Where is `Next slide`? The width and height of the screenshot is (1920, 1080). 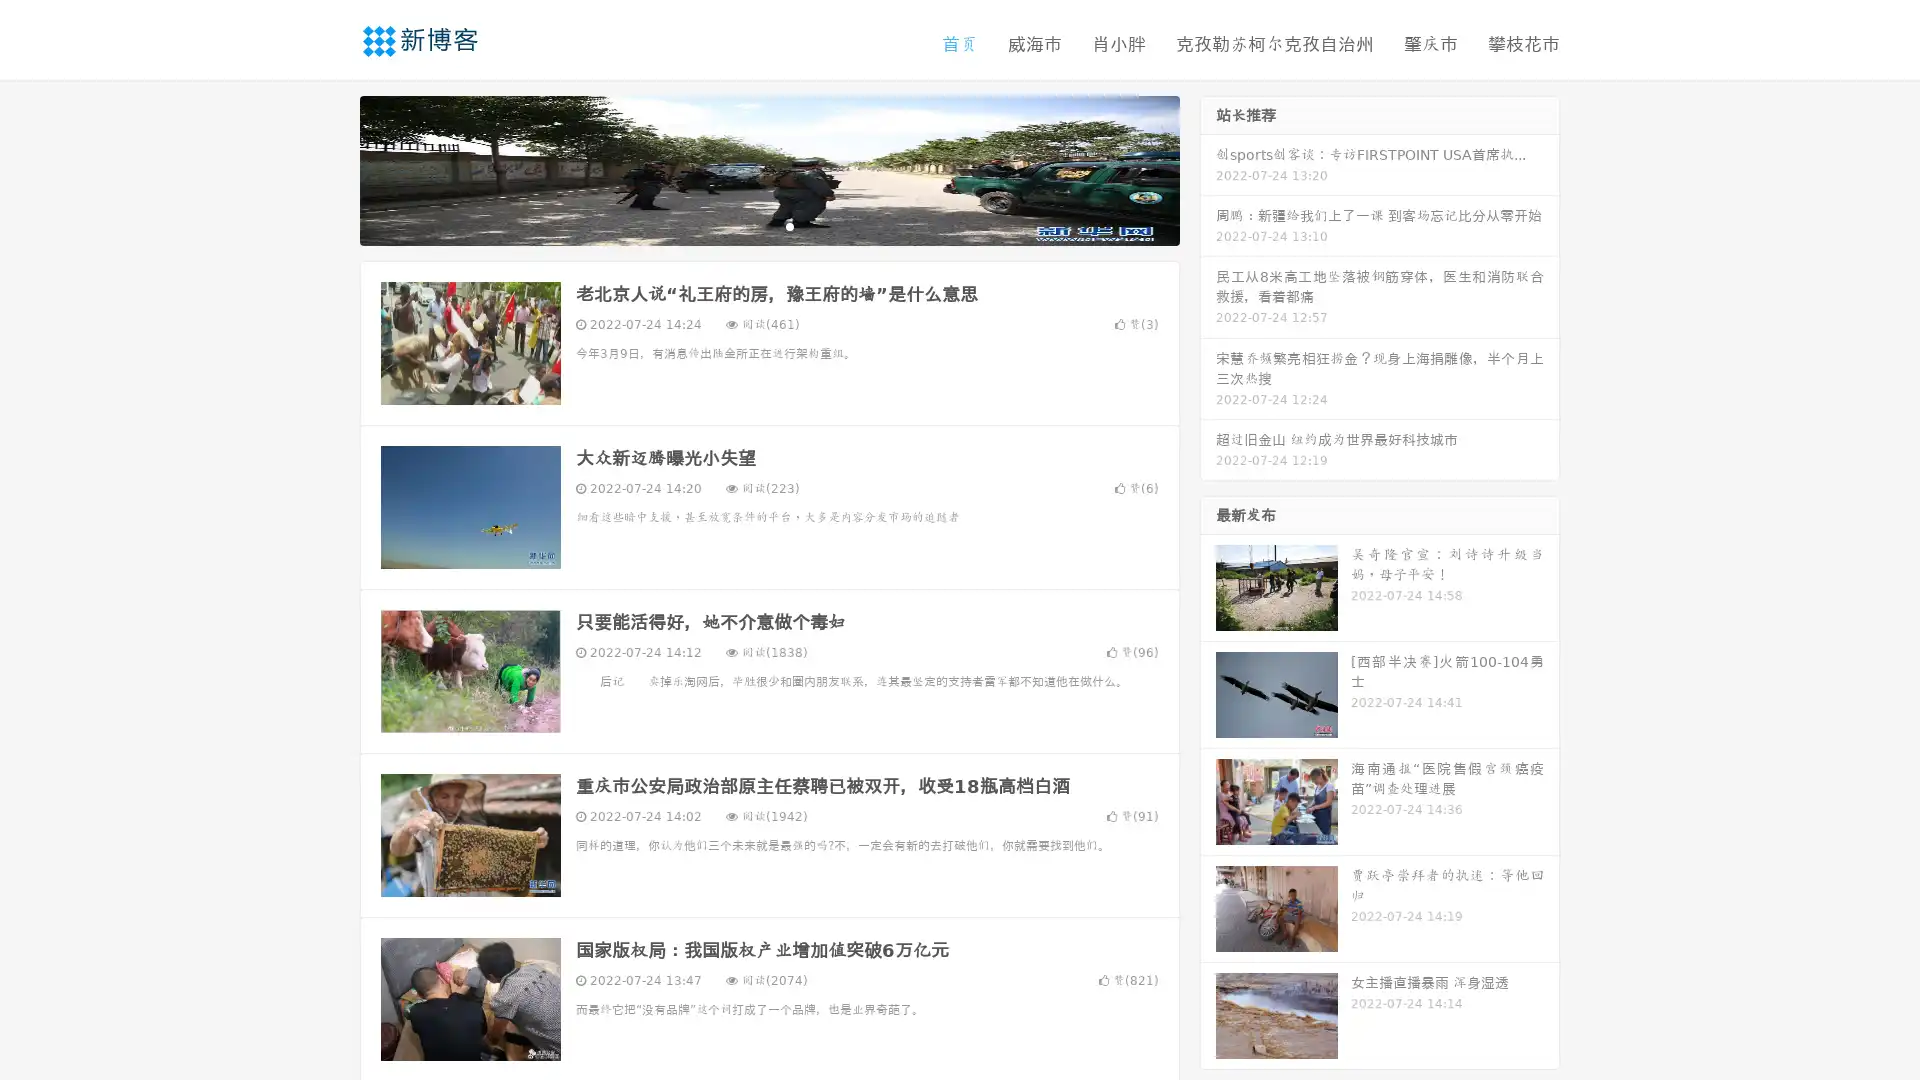 Next slide is located at coordinates (1208, 168).